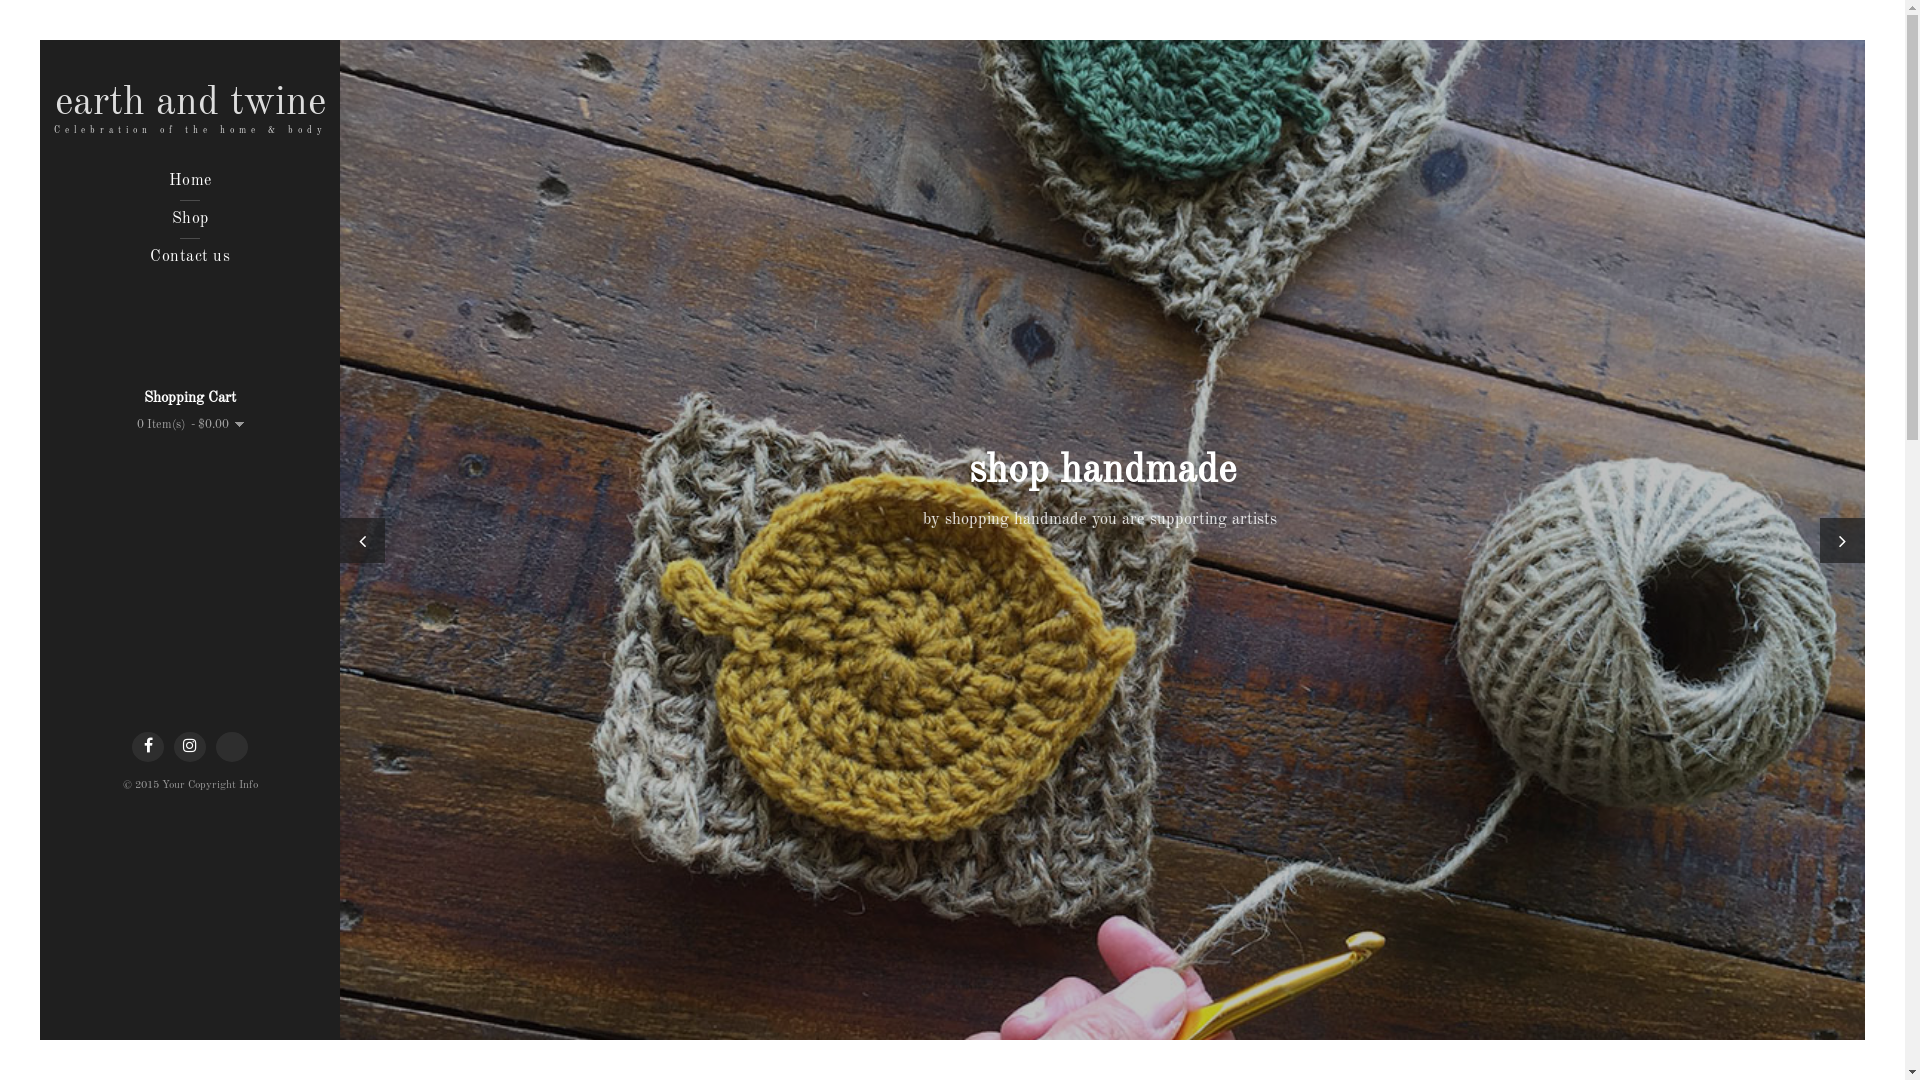 The image size is (1920, 1080). What do you see at coordinates (190, 104) in the screenshot?
I see `'earth and twine'` at bounding box center [190, 104].